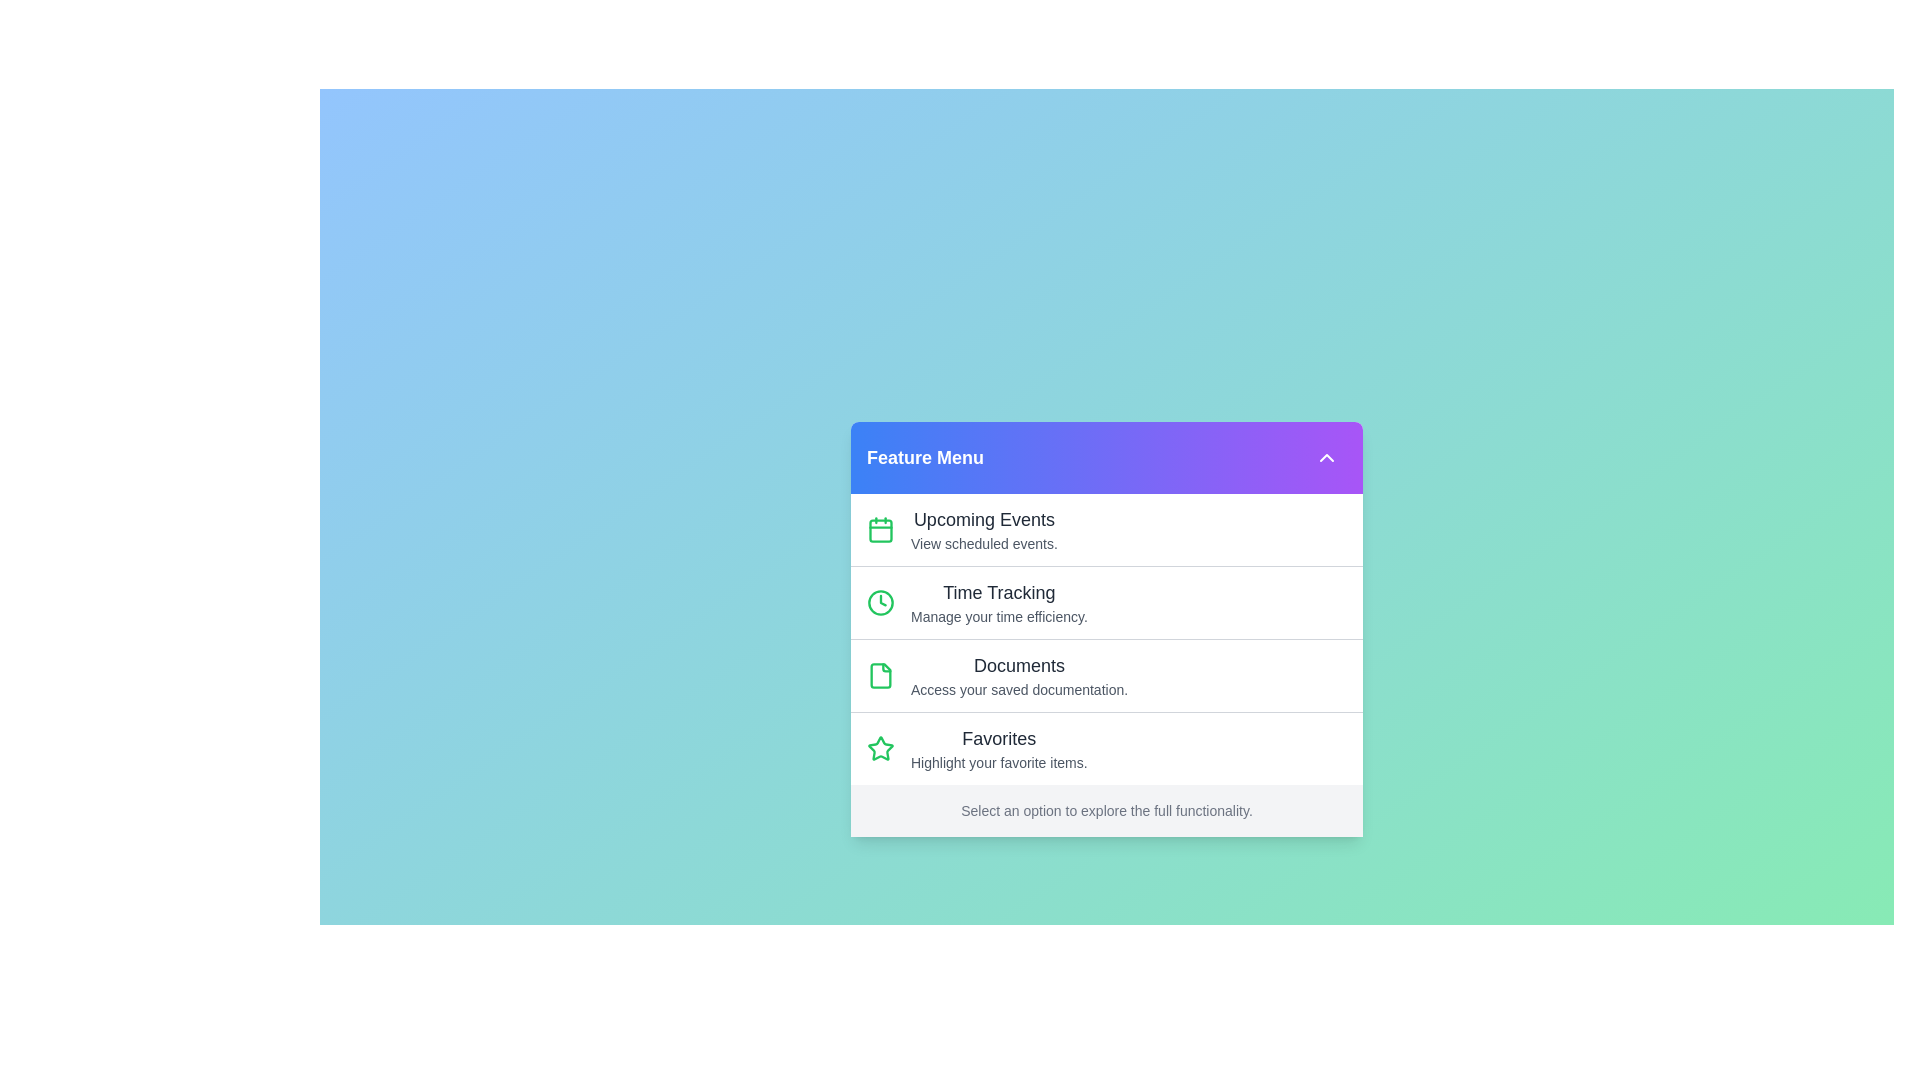 This screenshot has width=1920, height=1080. I want to click on toggle button in the top-right corner of the menu header, so click(1326, 457).